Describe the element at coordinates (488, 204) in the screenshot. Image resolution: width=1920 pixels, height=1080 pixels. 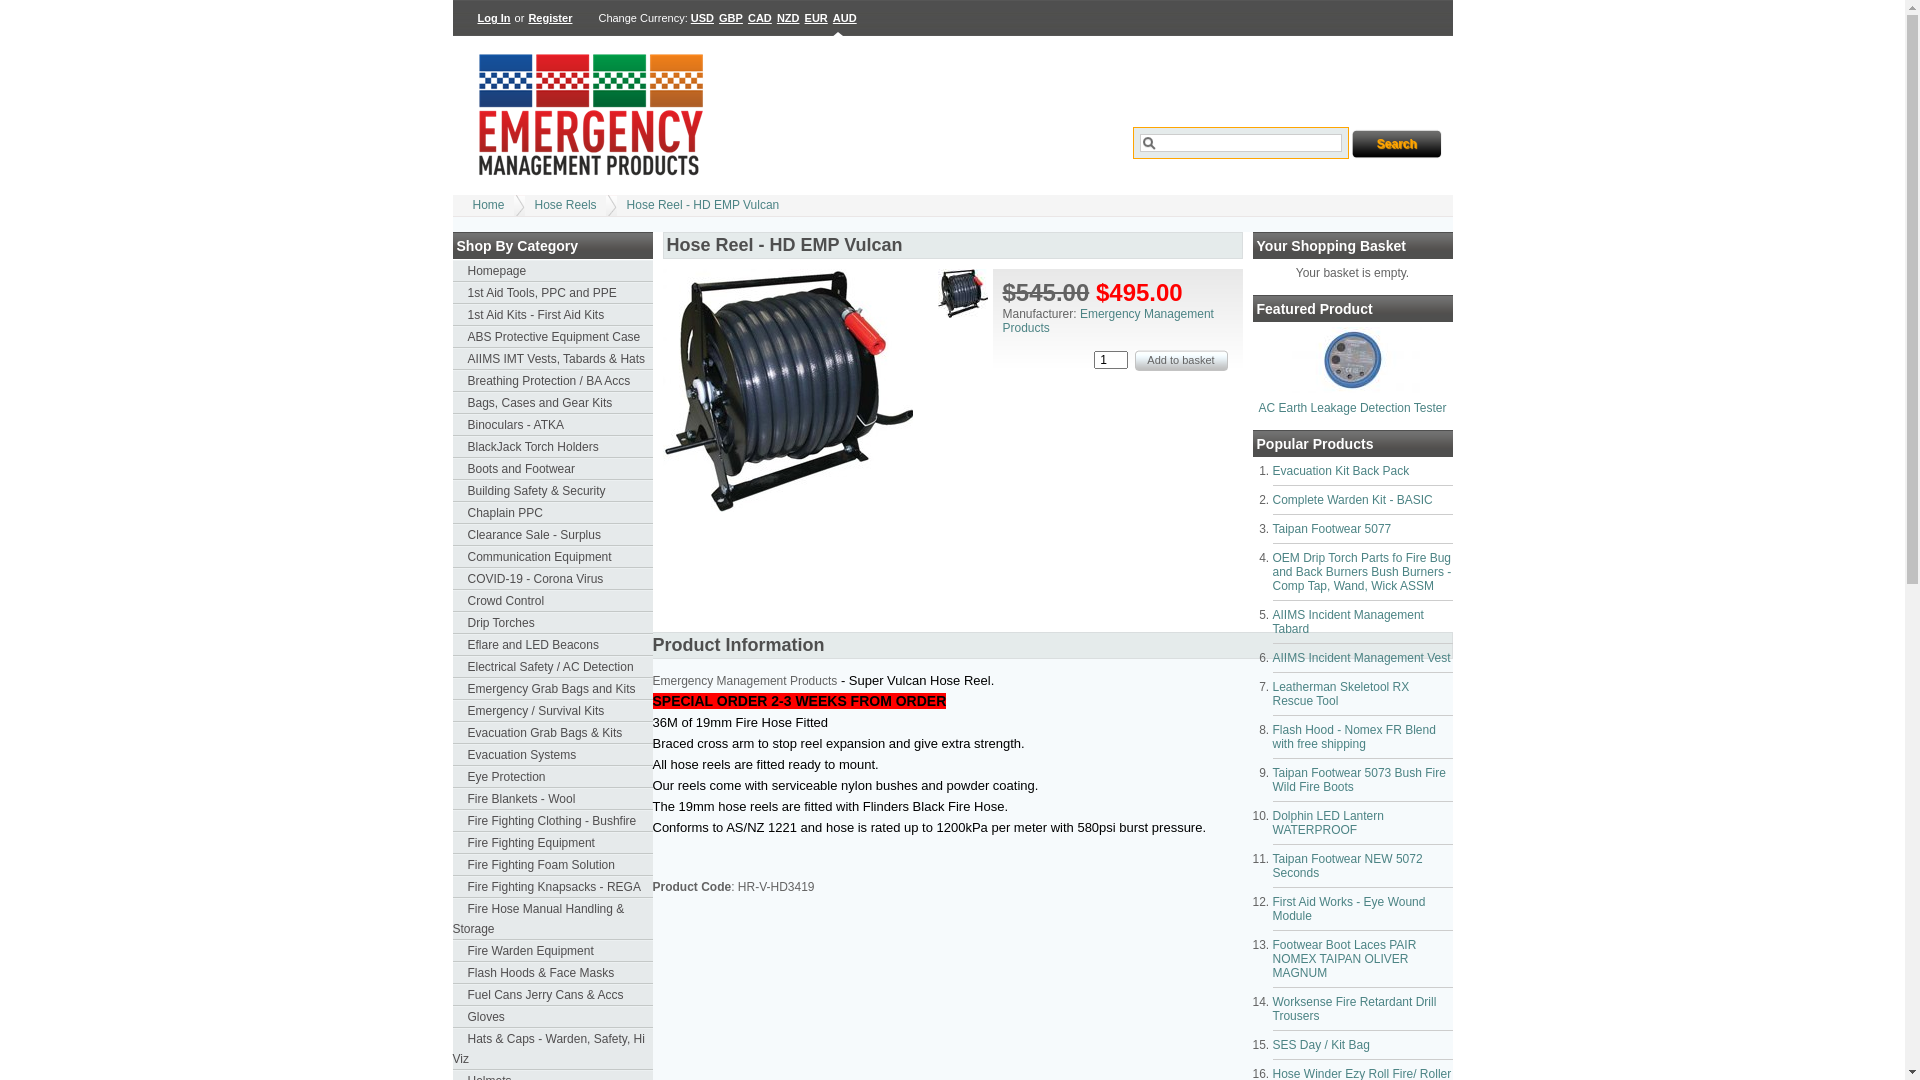
I see `'Home'` at that location.